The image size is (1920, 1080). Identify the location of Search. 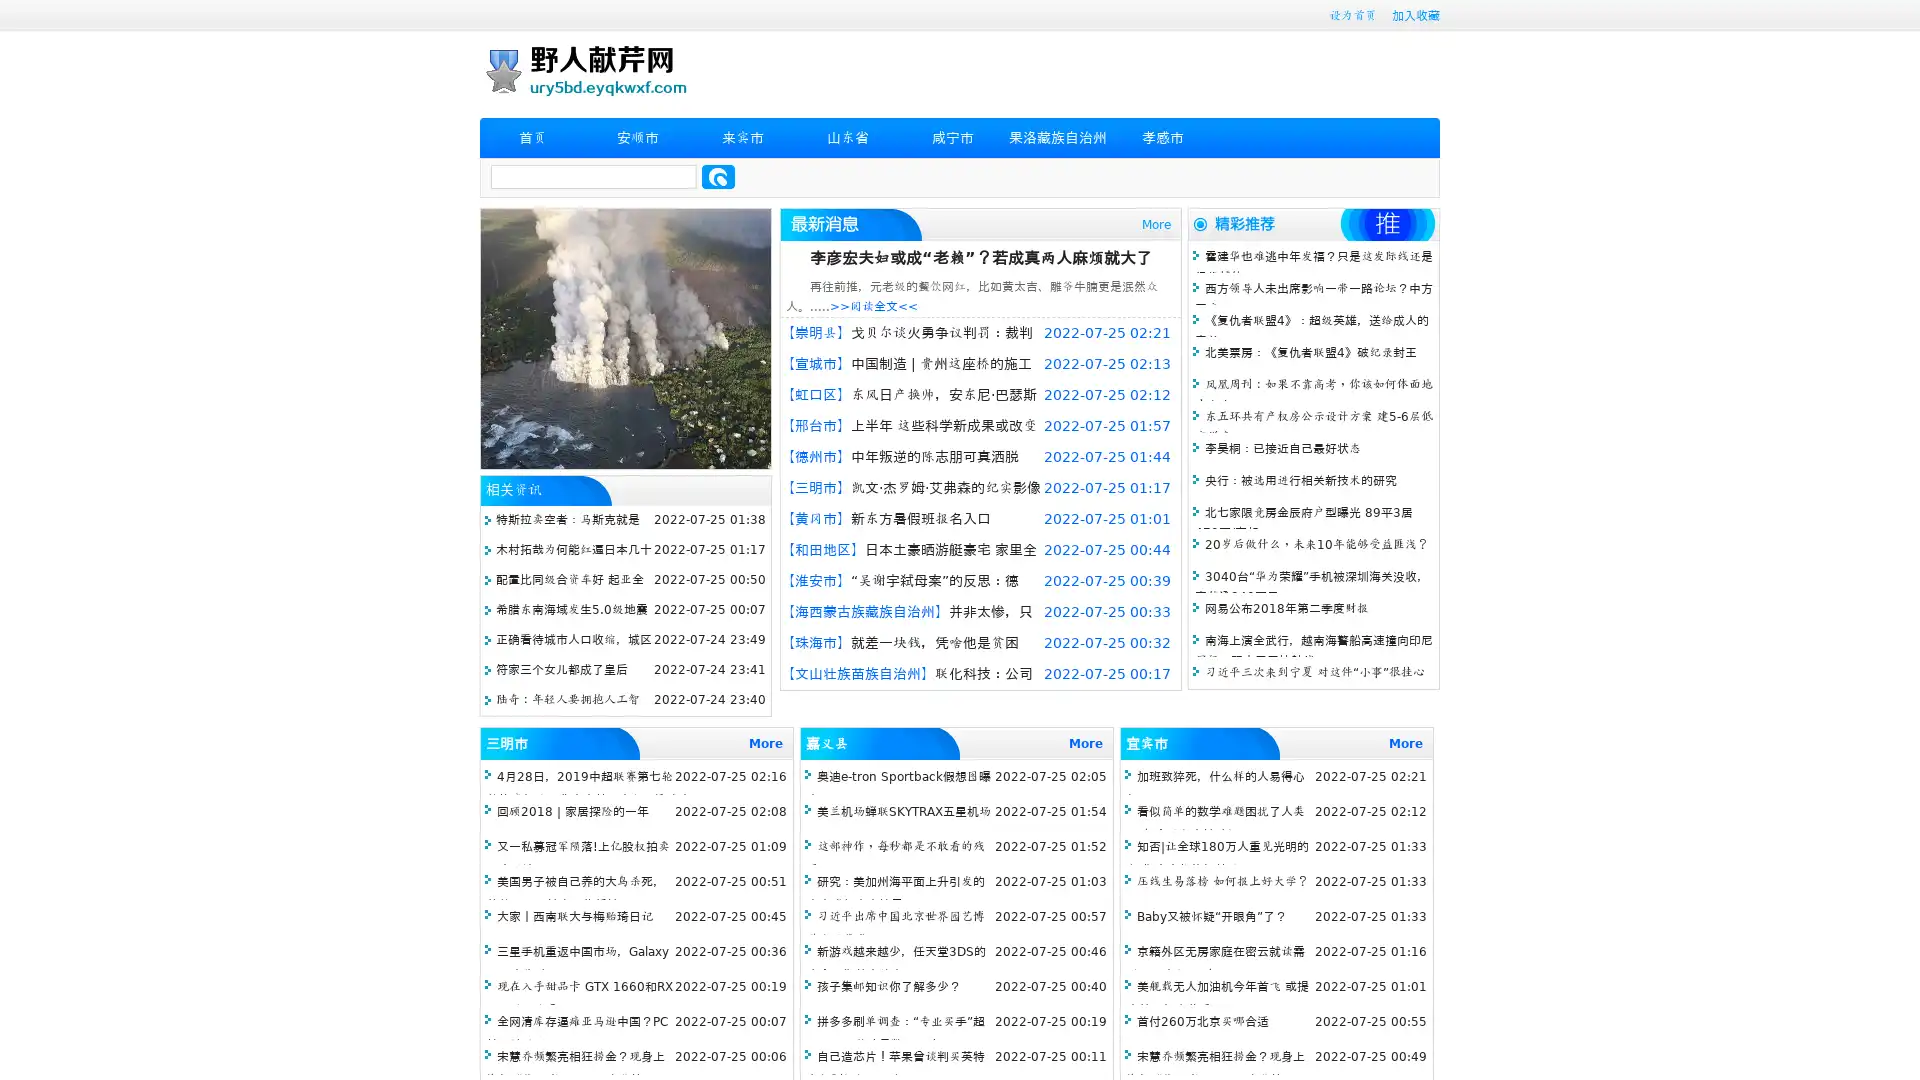
(718, 176).